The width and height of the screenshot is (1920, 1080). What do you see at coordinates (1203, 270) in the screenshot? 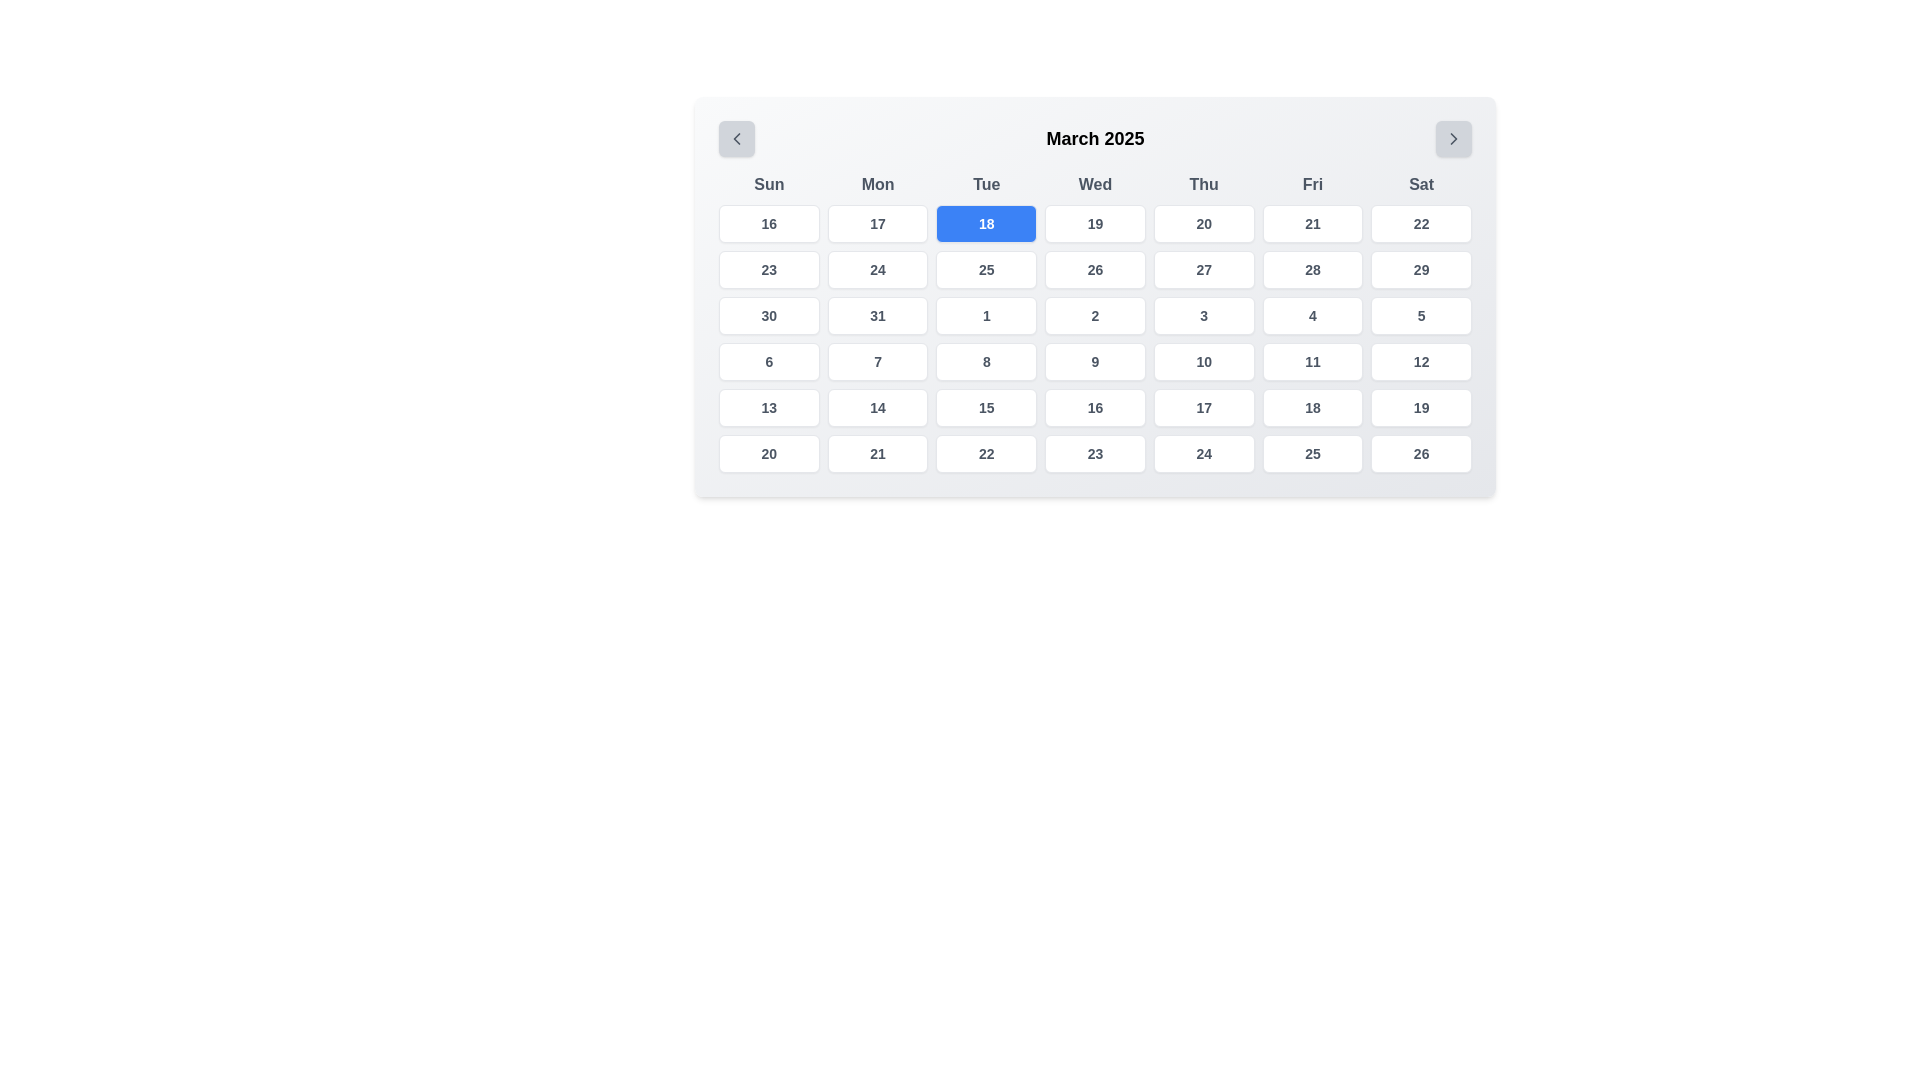
I see `the rectangular button with a white background and the number '27' centered in bold, located in the 5th column of the 3rd row under 'Thu'` at bounding box center [1203, 270].